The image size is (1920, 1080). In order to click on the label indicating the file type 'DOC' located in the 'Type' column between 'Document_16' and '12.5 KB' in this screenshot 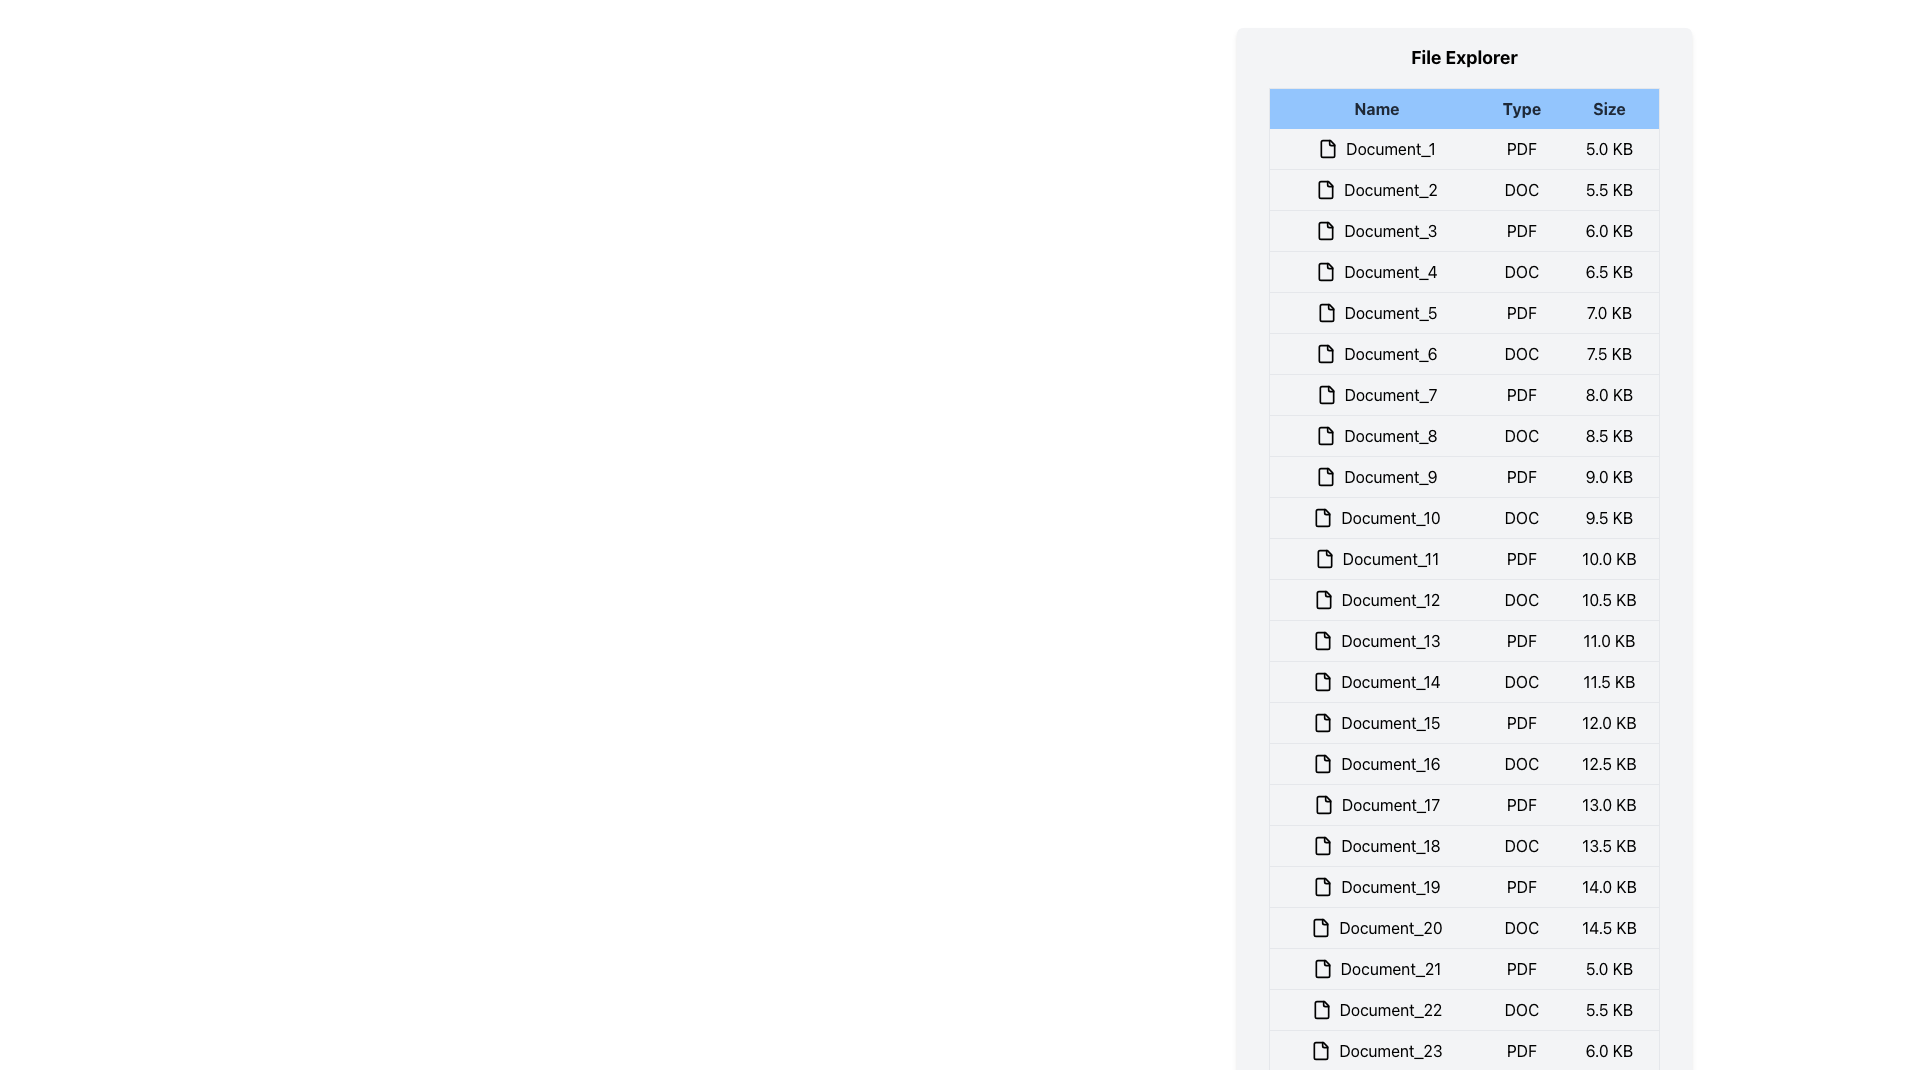, I will do `click(1520, 763)`.